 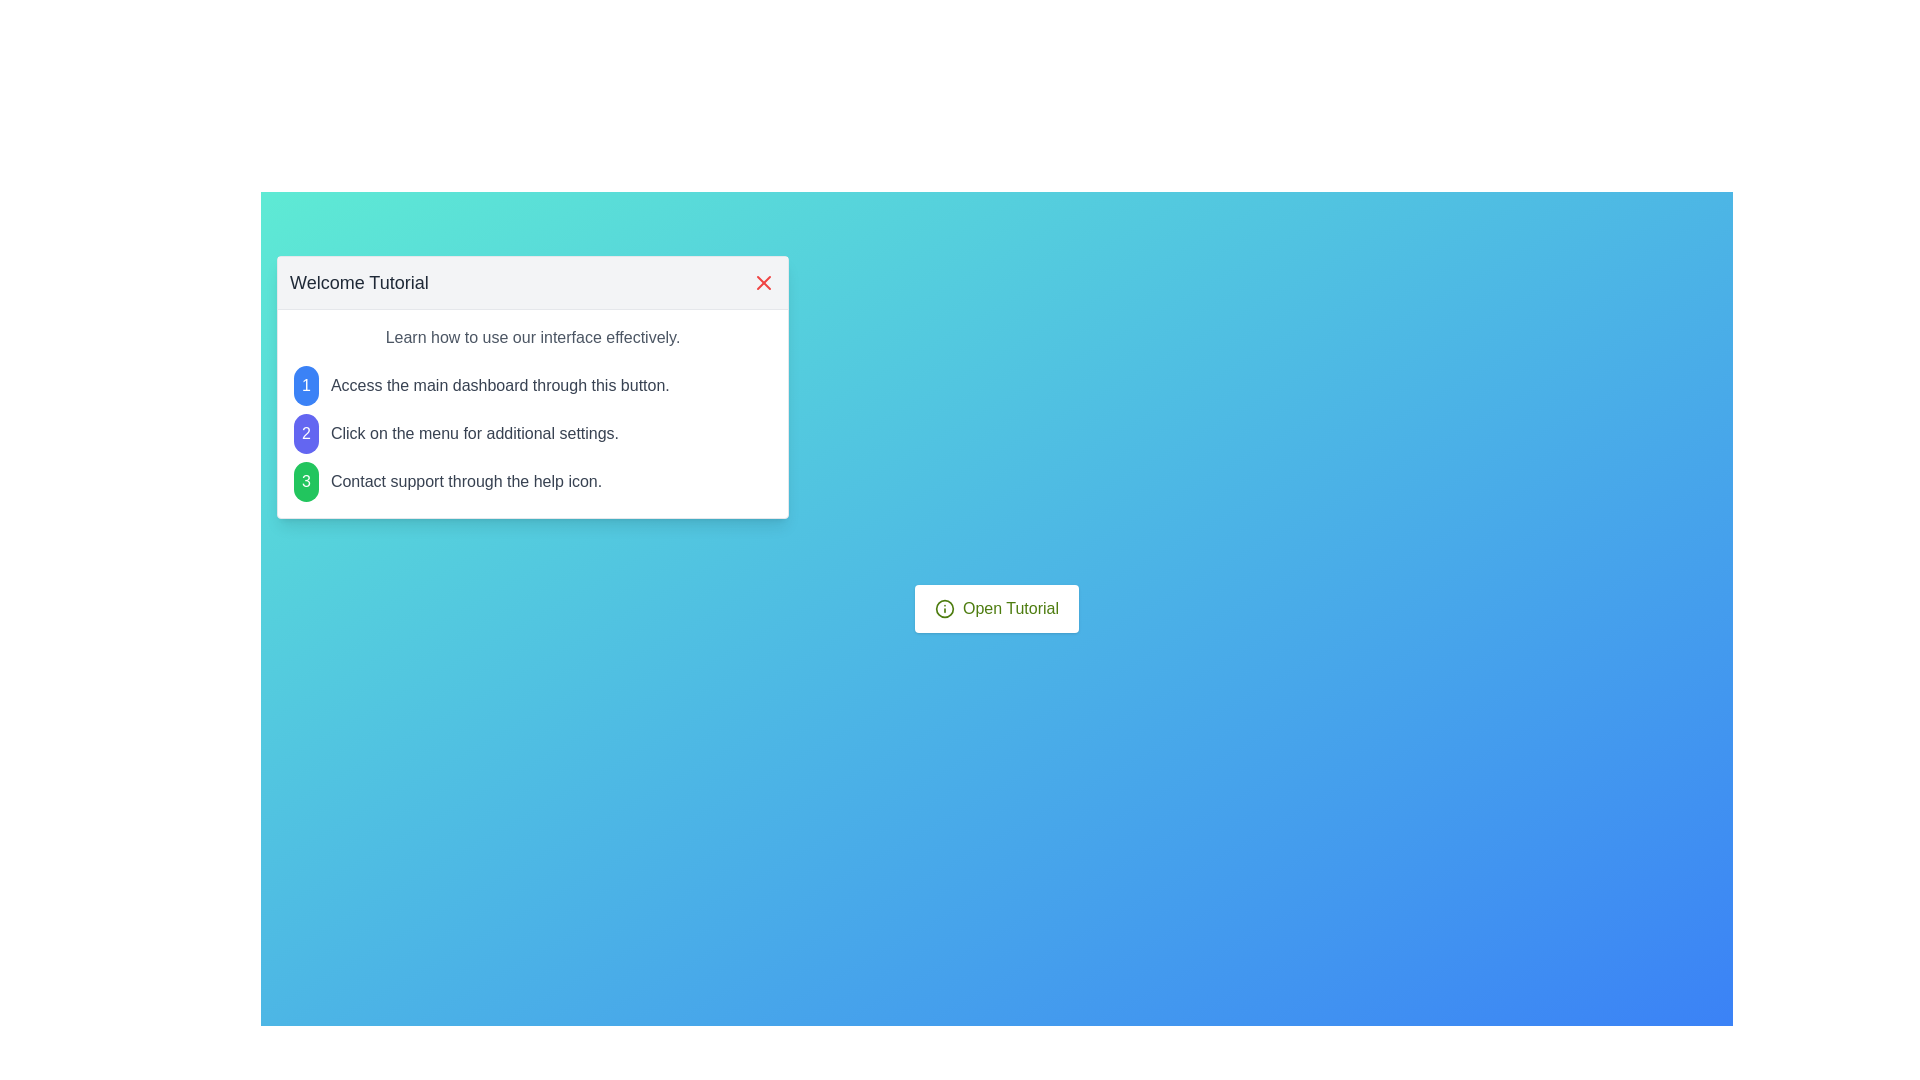 What do you see at coordinates (532, 385) in the screenshot?
I see `the instructional text element that guides users` at bounding box center [532, 385].